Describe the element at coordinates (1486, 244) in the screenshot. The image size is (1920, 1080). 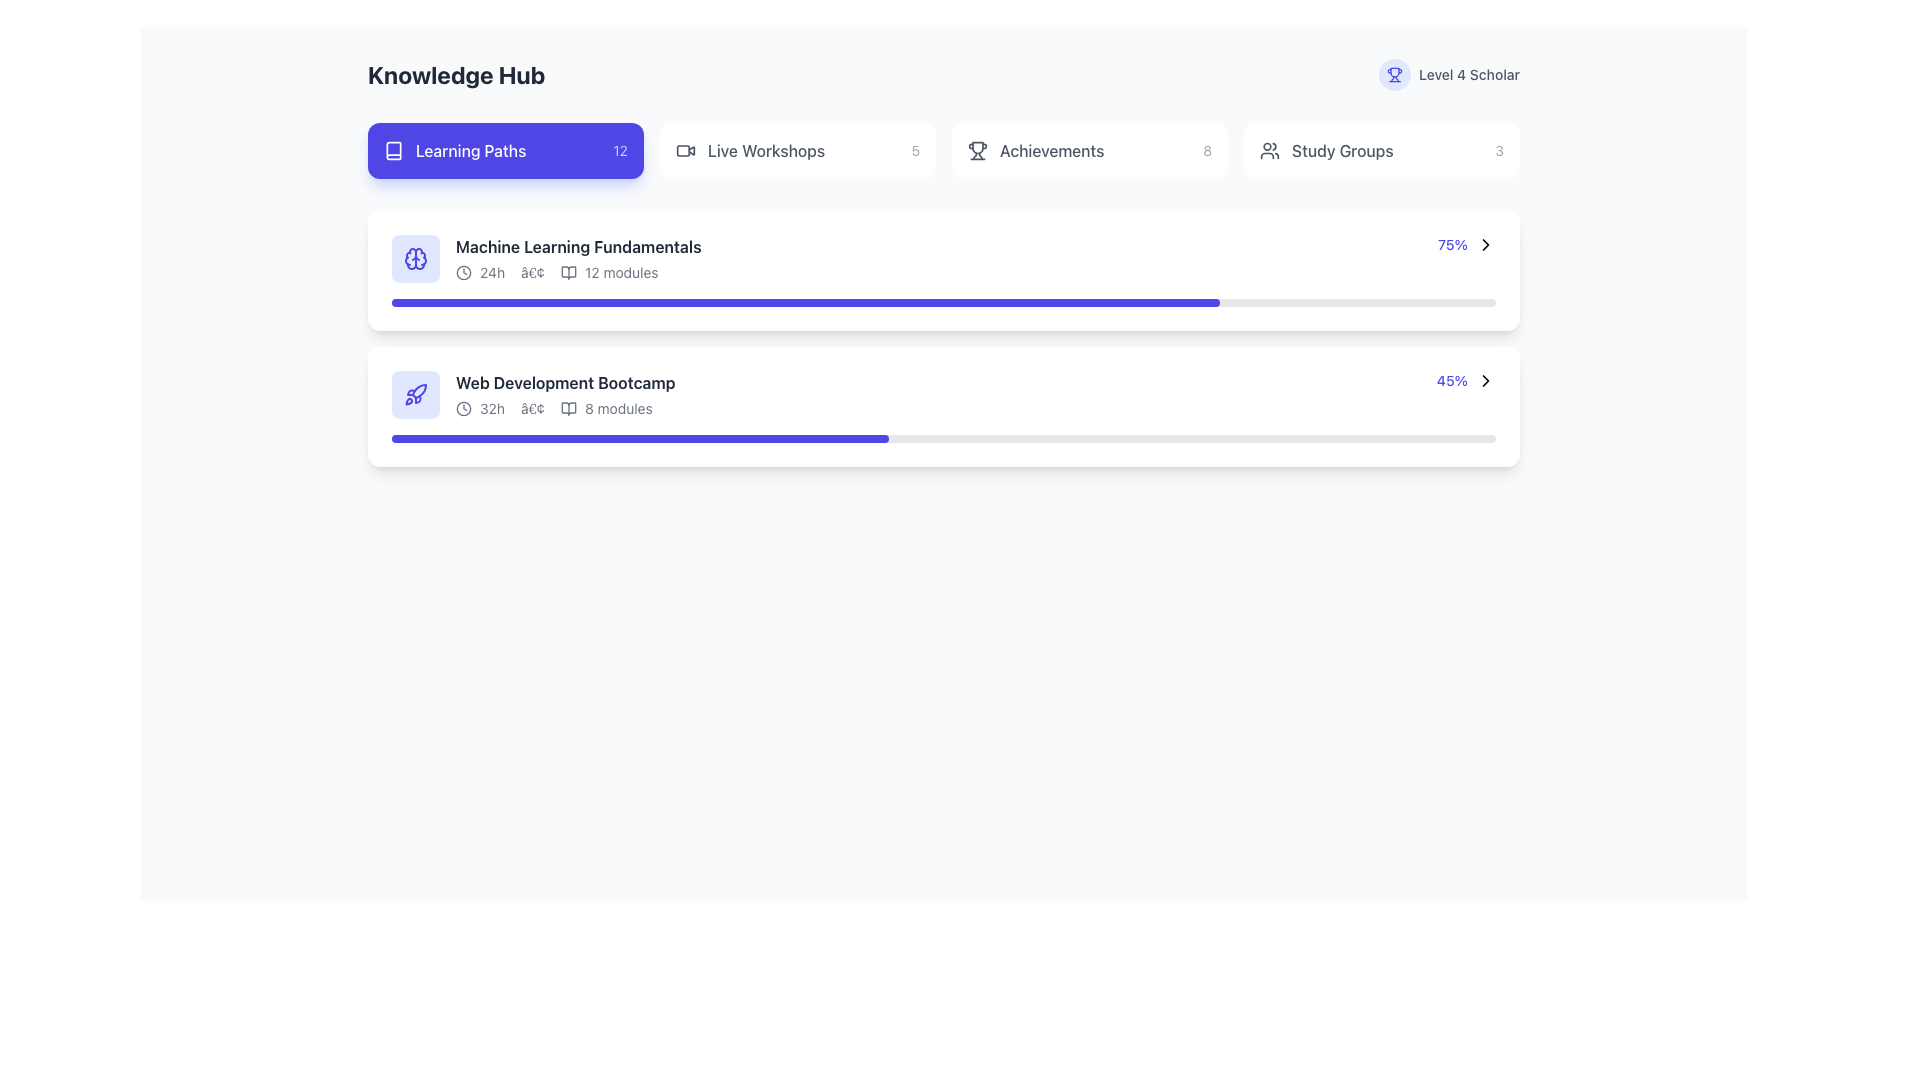
I see `the Vector icon (chevron right) located in the second list item, which indicates further navigation options` at that location.